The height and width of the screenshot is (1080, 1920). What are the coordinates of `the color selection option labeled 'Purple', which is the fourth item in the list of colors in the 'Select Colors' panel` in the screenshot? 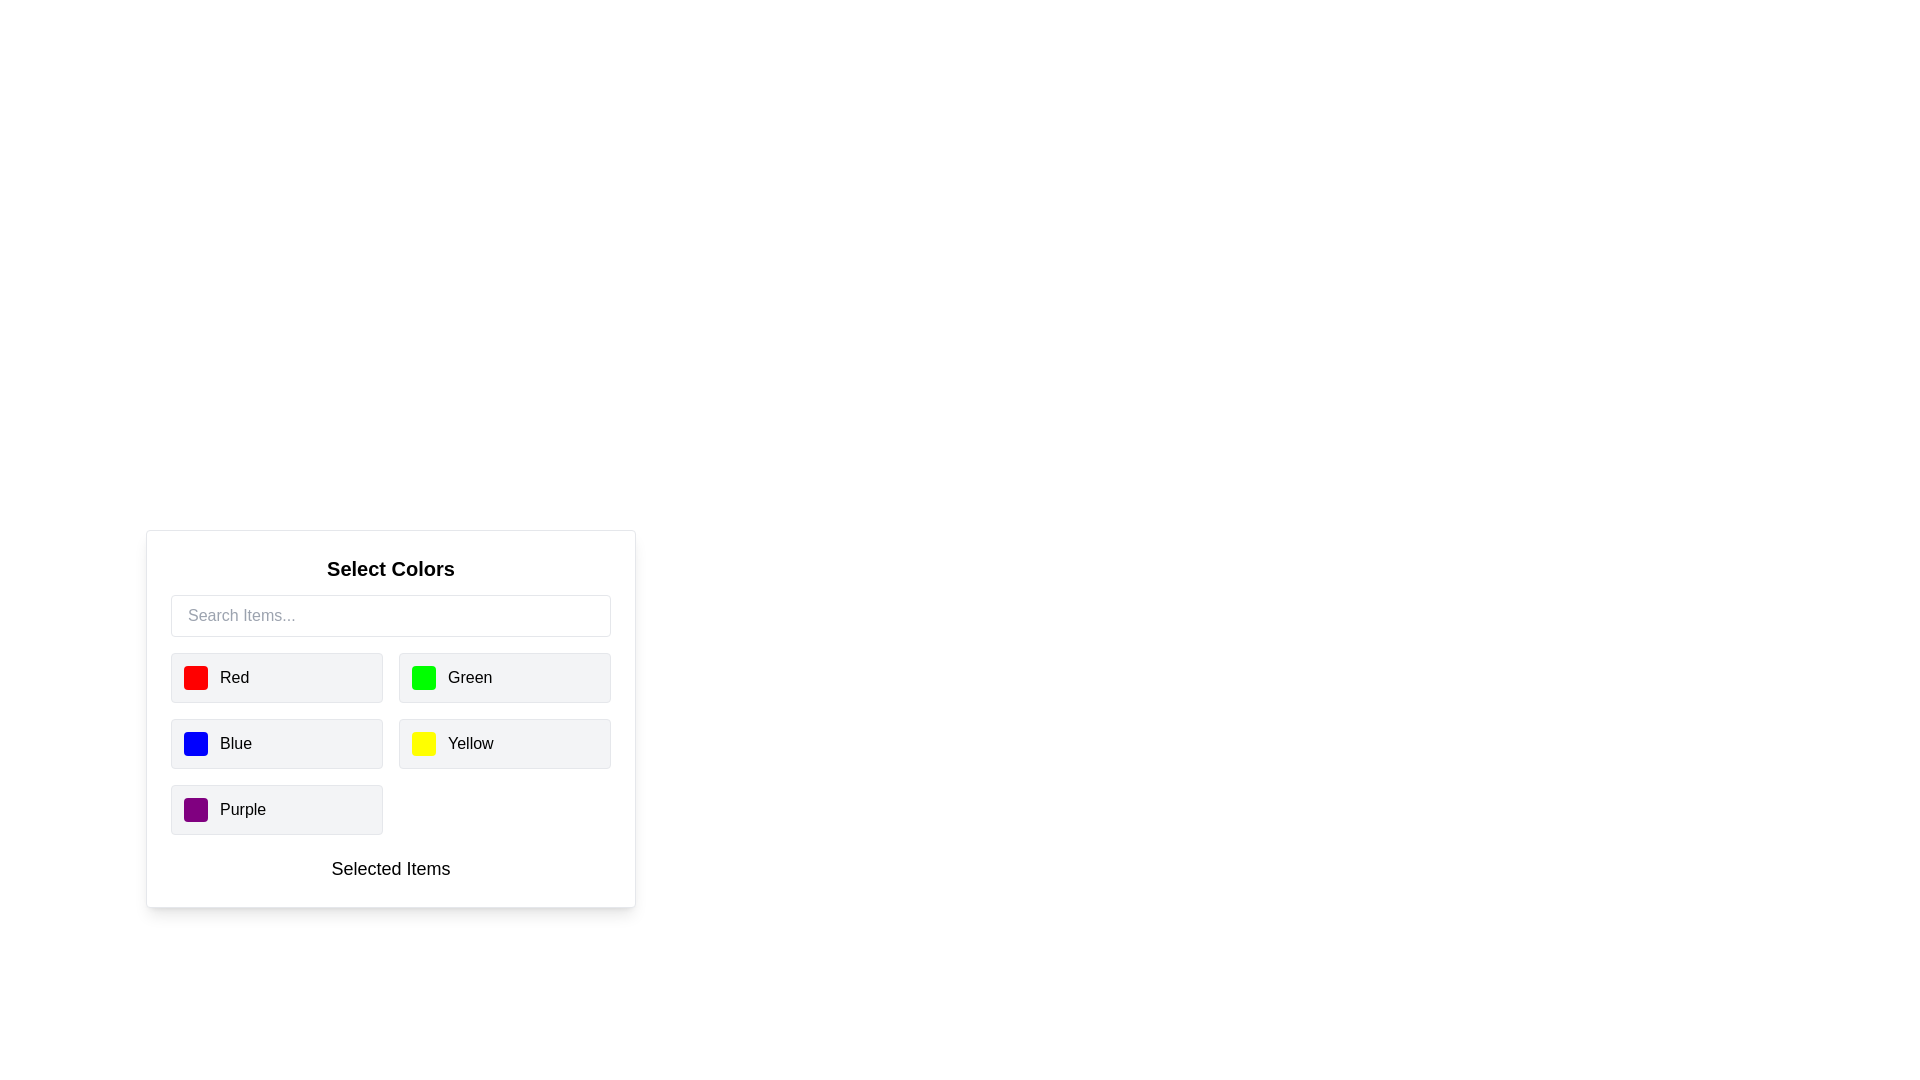 It's located at (225, 810).